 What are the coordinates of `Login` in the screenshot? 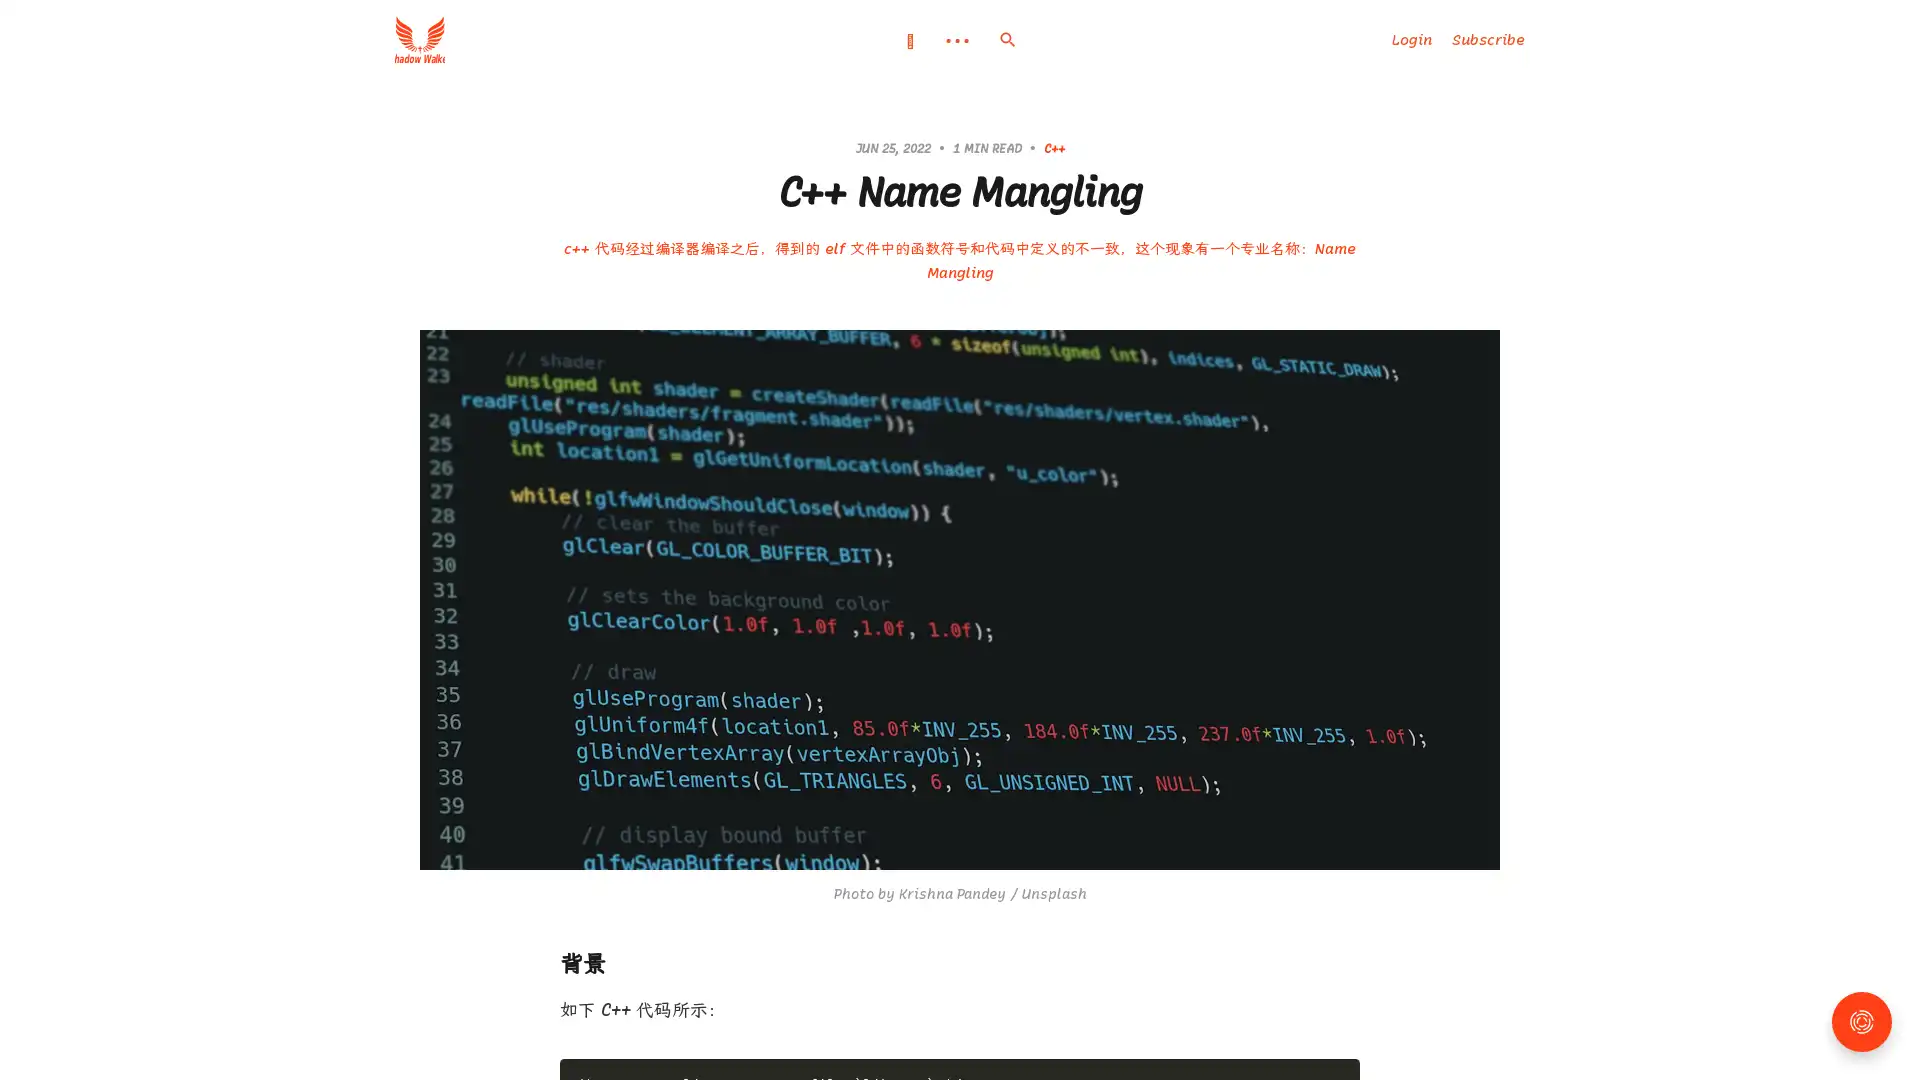 It's located at (1410, 39).